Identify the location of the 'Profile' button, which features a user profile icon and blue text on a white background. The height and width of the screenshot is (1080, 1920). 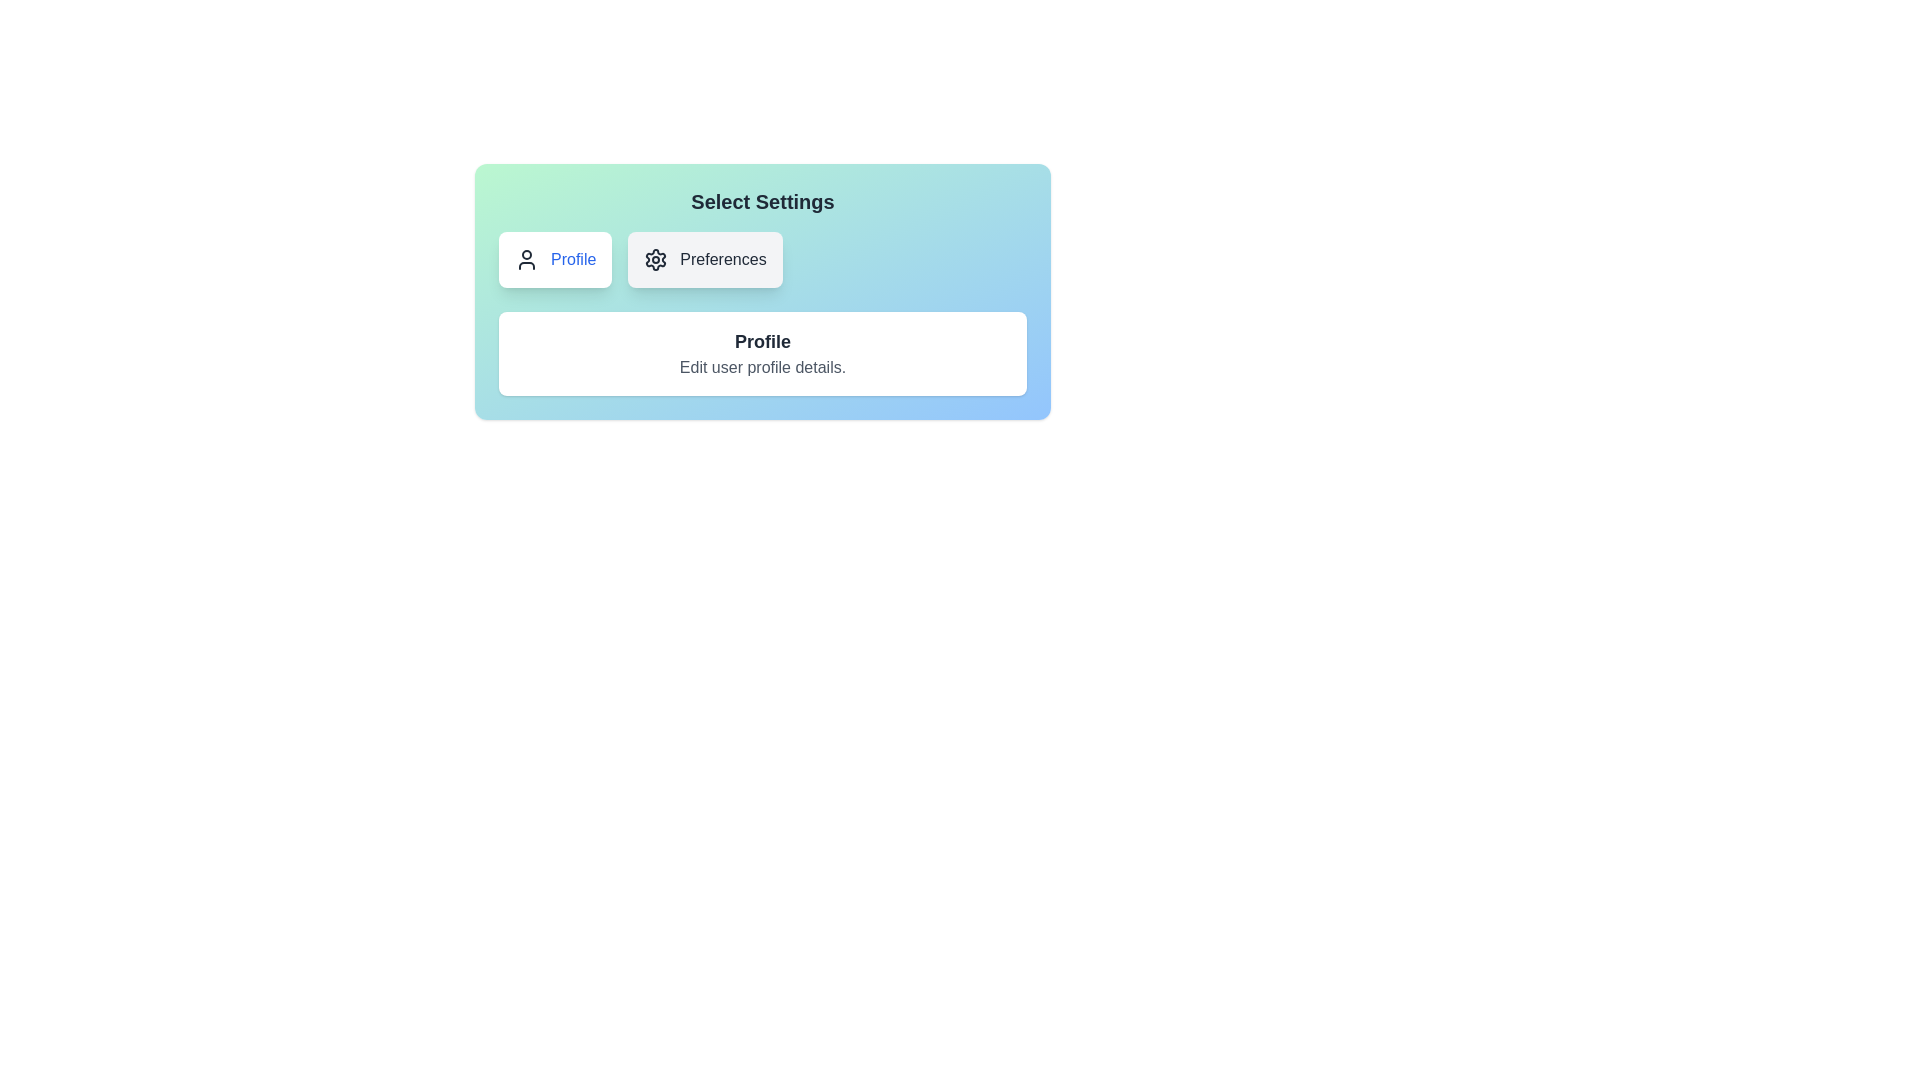
(555, 258).